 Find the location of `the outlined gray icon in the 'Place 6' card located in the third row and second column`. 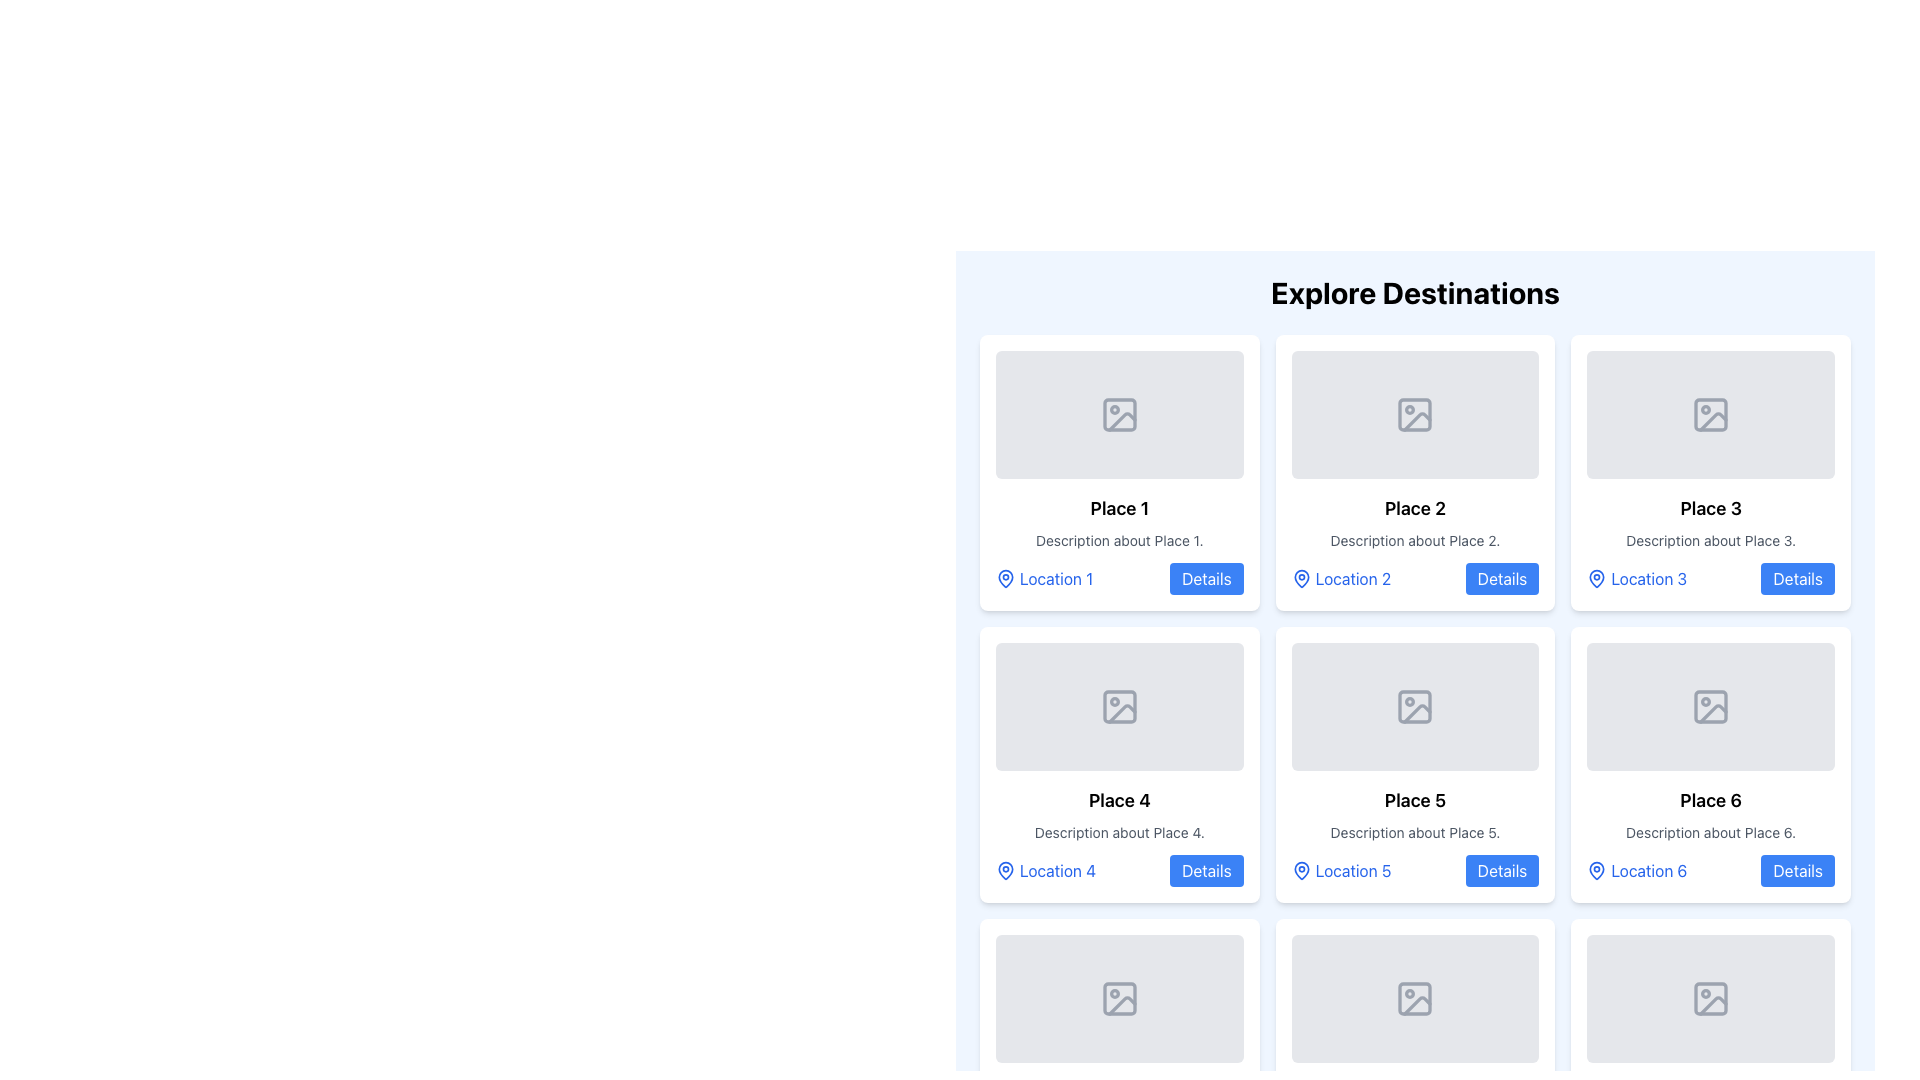

the outlined gray icon in the 'Place 6' card located in the third row and second column is located at coordinates (1710, 705).